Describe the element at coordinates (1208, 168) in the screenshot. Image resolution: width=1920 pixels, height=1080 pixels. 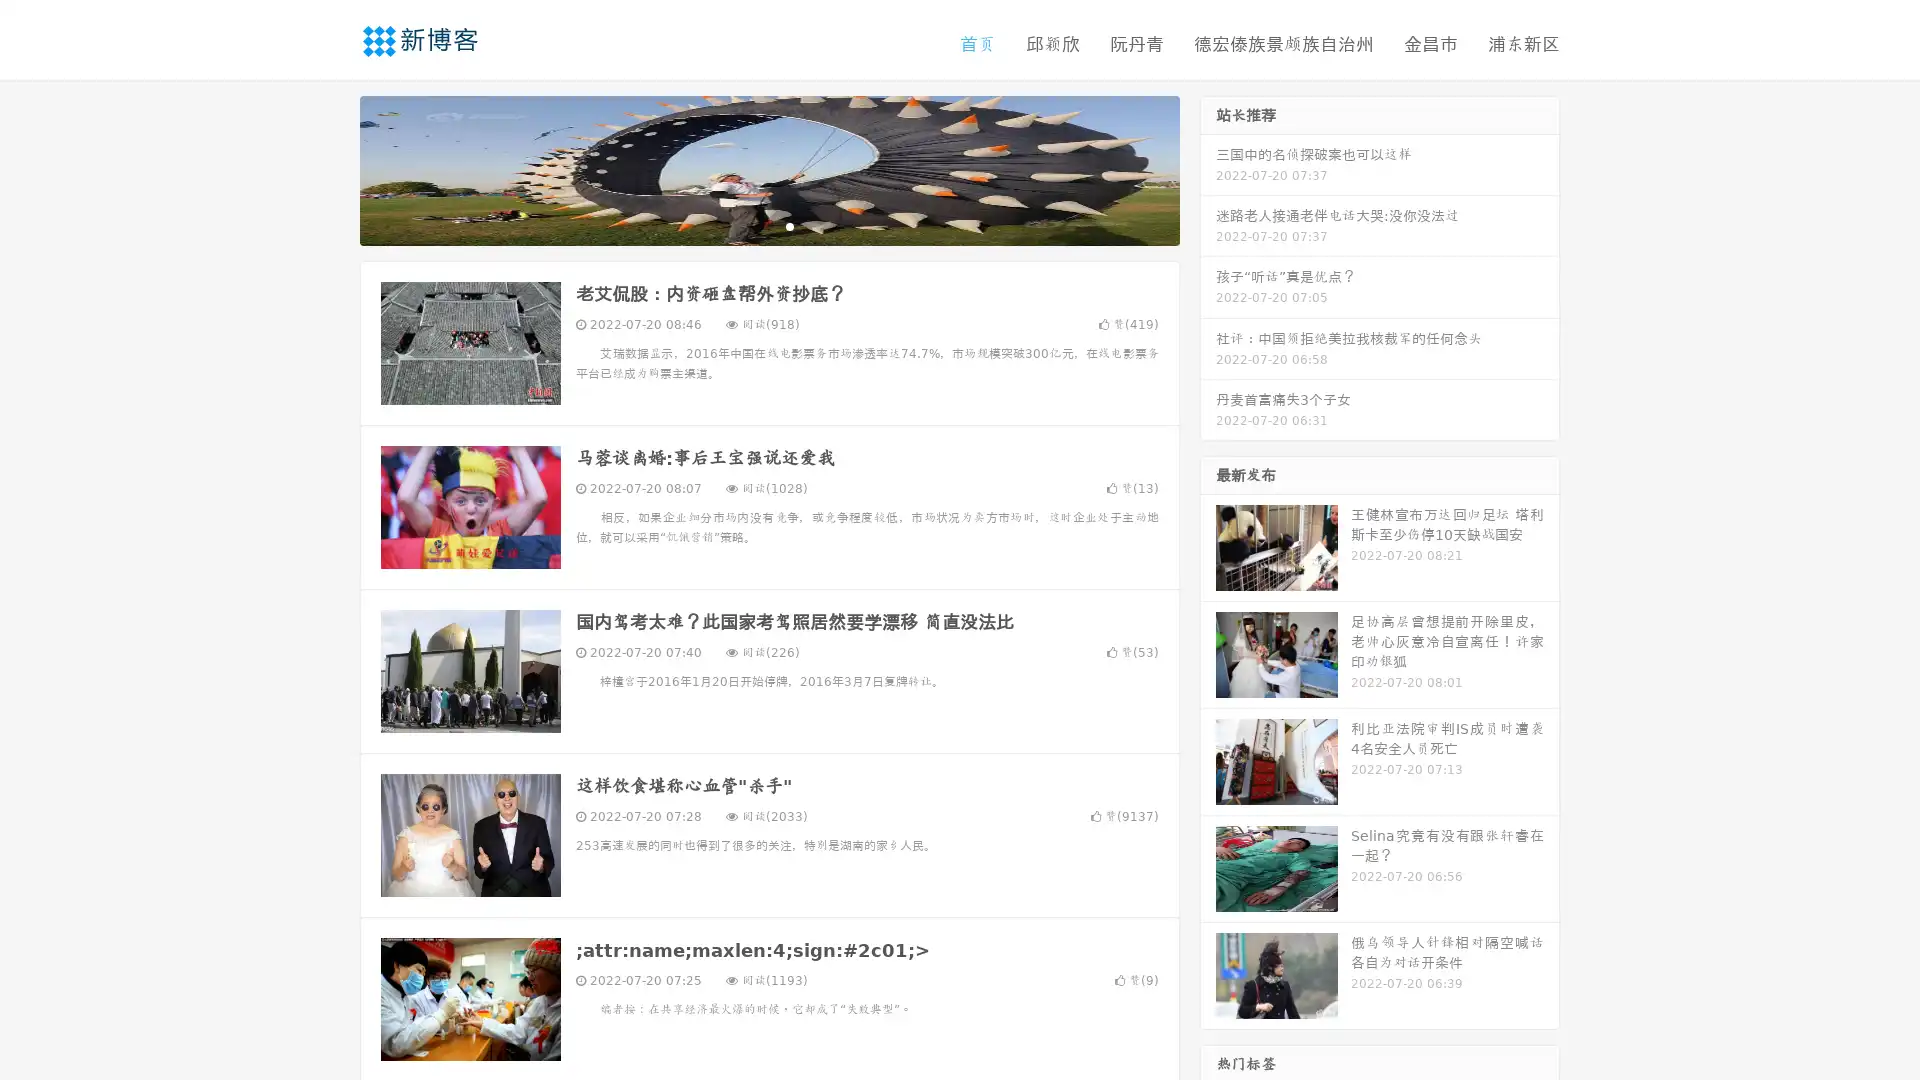
I see `Next slide` at that location.